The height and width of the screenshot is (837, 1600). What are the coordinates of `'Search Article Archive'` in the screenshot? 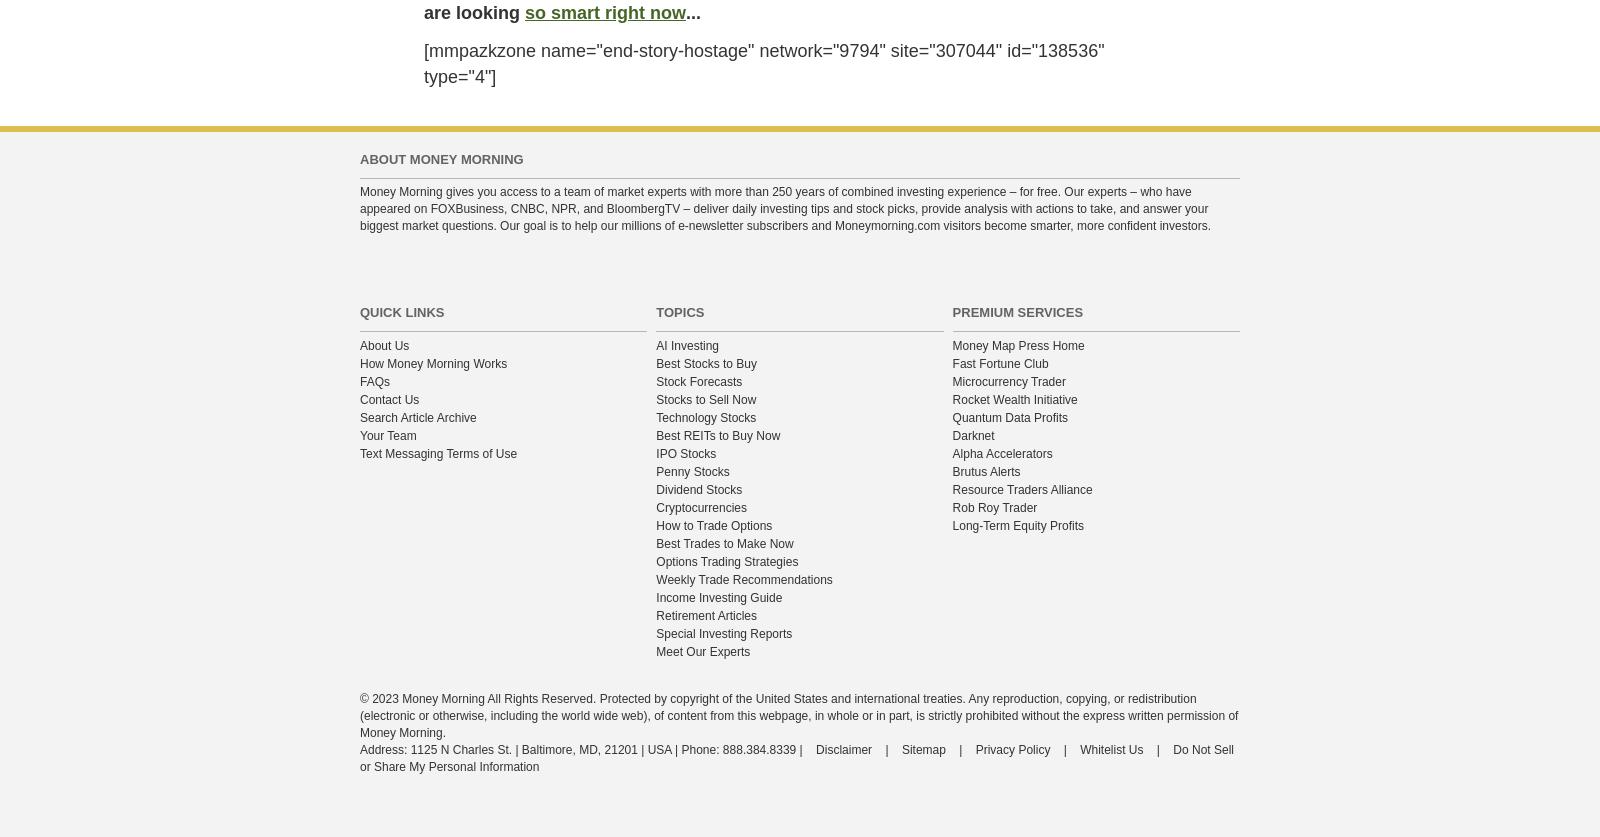 It's located at (416, 417).